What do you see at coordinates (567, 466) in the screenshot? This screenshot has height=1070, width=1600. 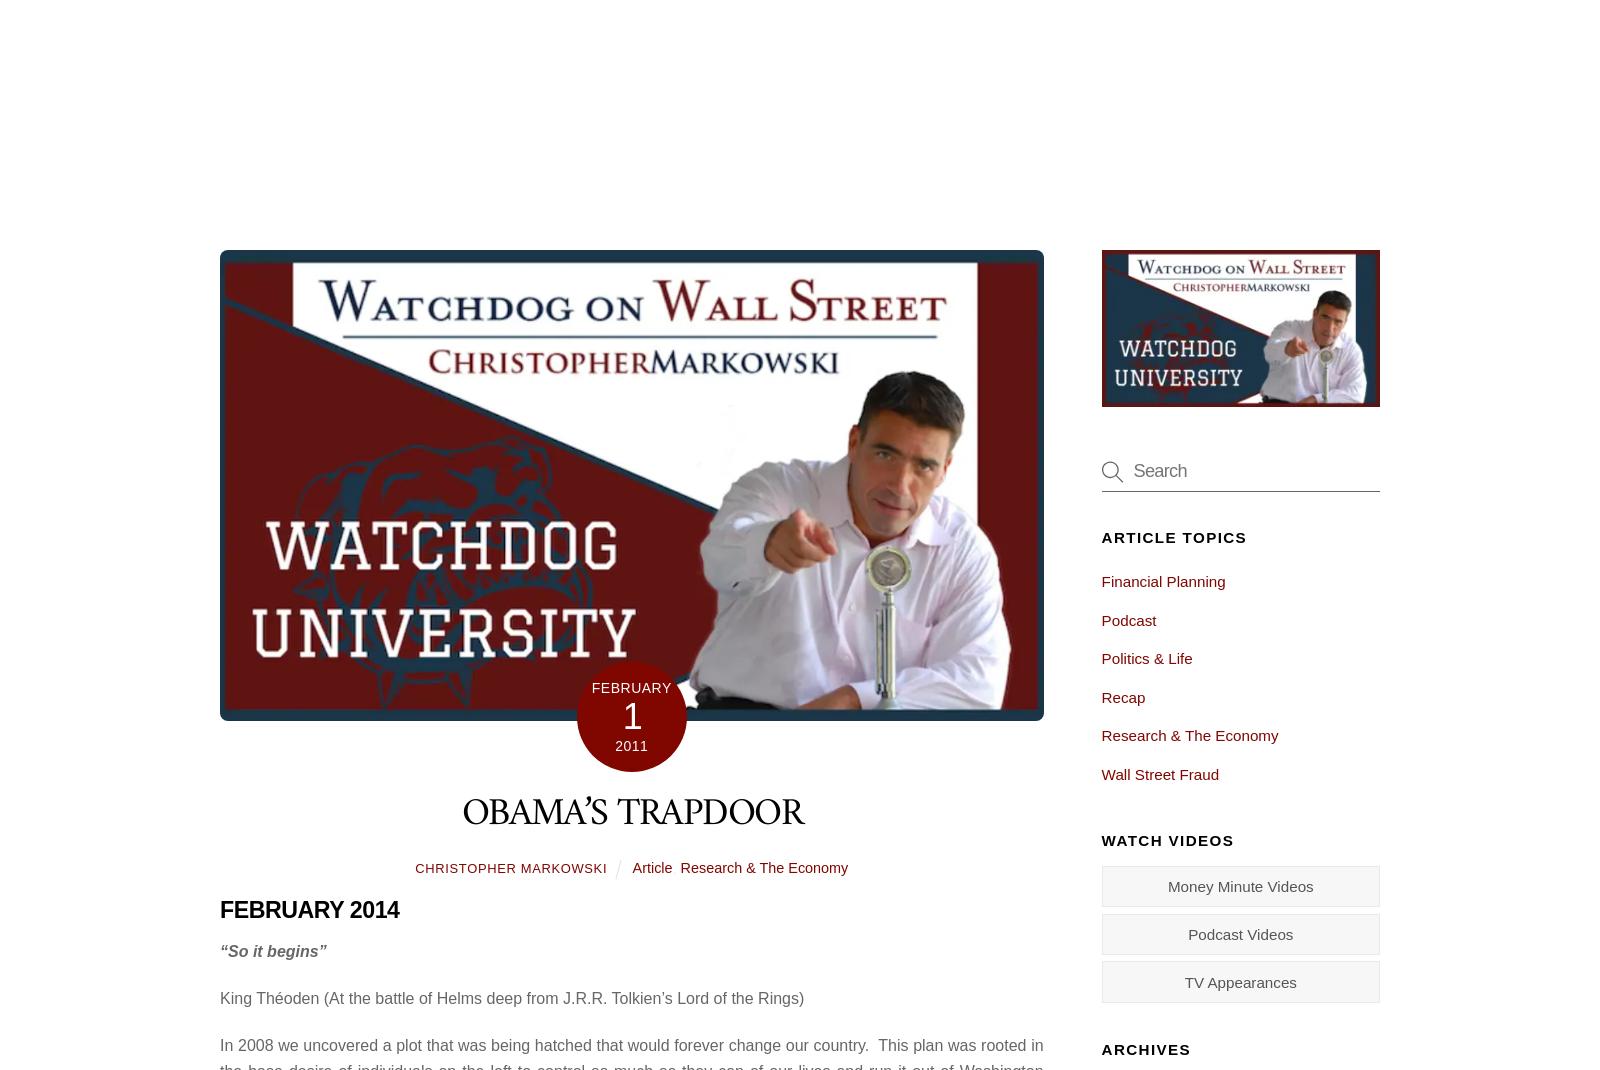 I see `'Soon after implementation you will have the'` at bounding box center [567, 466].